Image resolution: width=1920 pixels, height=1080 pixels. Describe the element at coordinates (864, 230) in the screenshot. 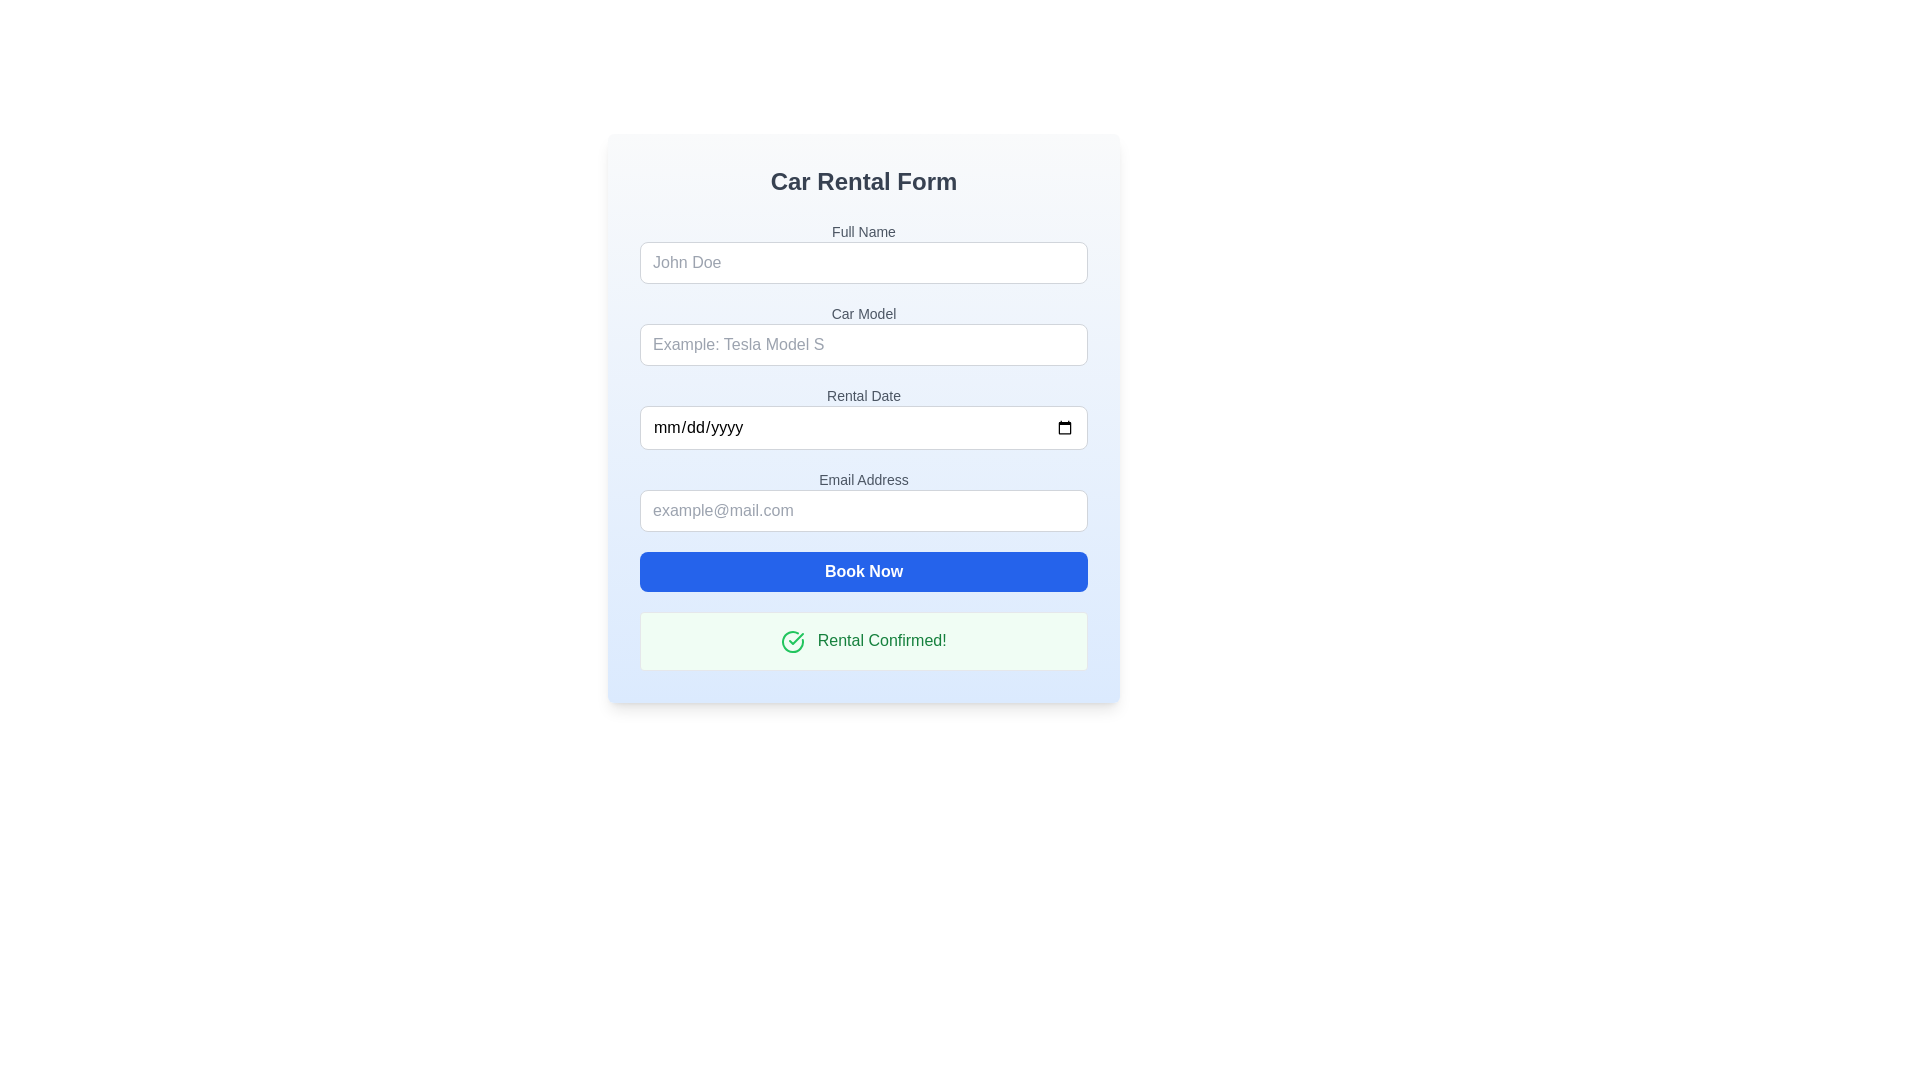

I see `the 'Full Name' label, which is a small, gray text element positioned above the 'John Doe' input field in the form section` at that location.